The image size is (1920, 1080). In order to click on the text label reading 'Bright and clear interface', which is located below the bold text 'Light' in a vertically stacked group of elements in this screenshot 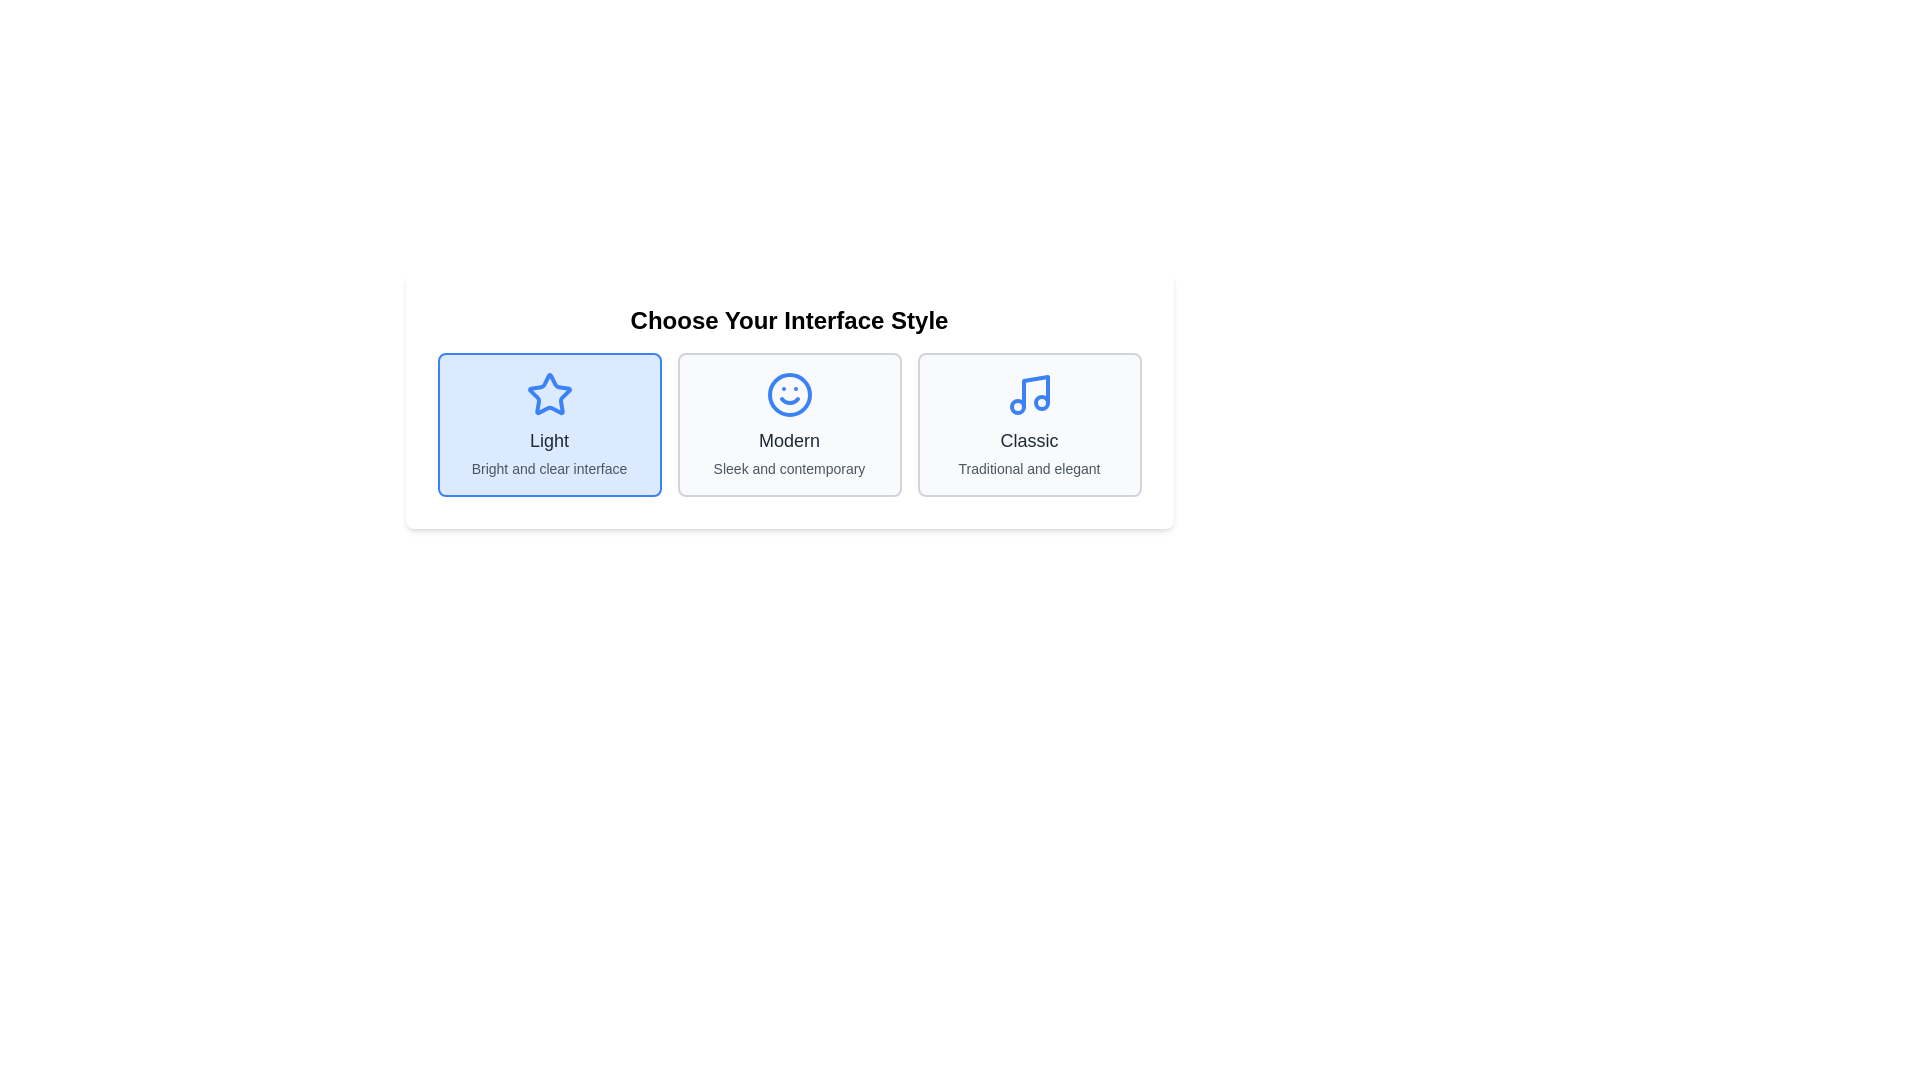, I will do `click(549, 469)`.